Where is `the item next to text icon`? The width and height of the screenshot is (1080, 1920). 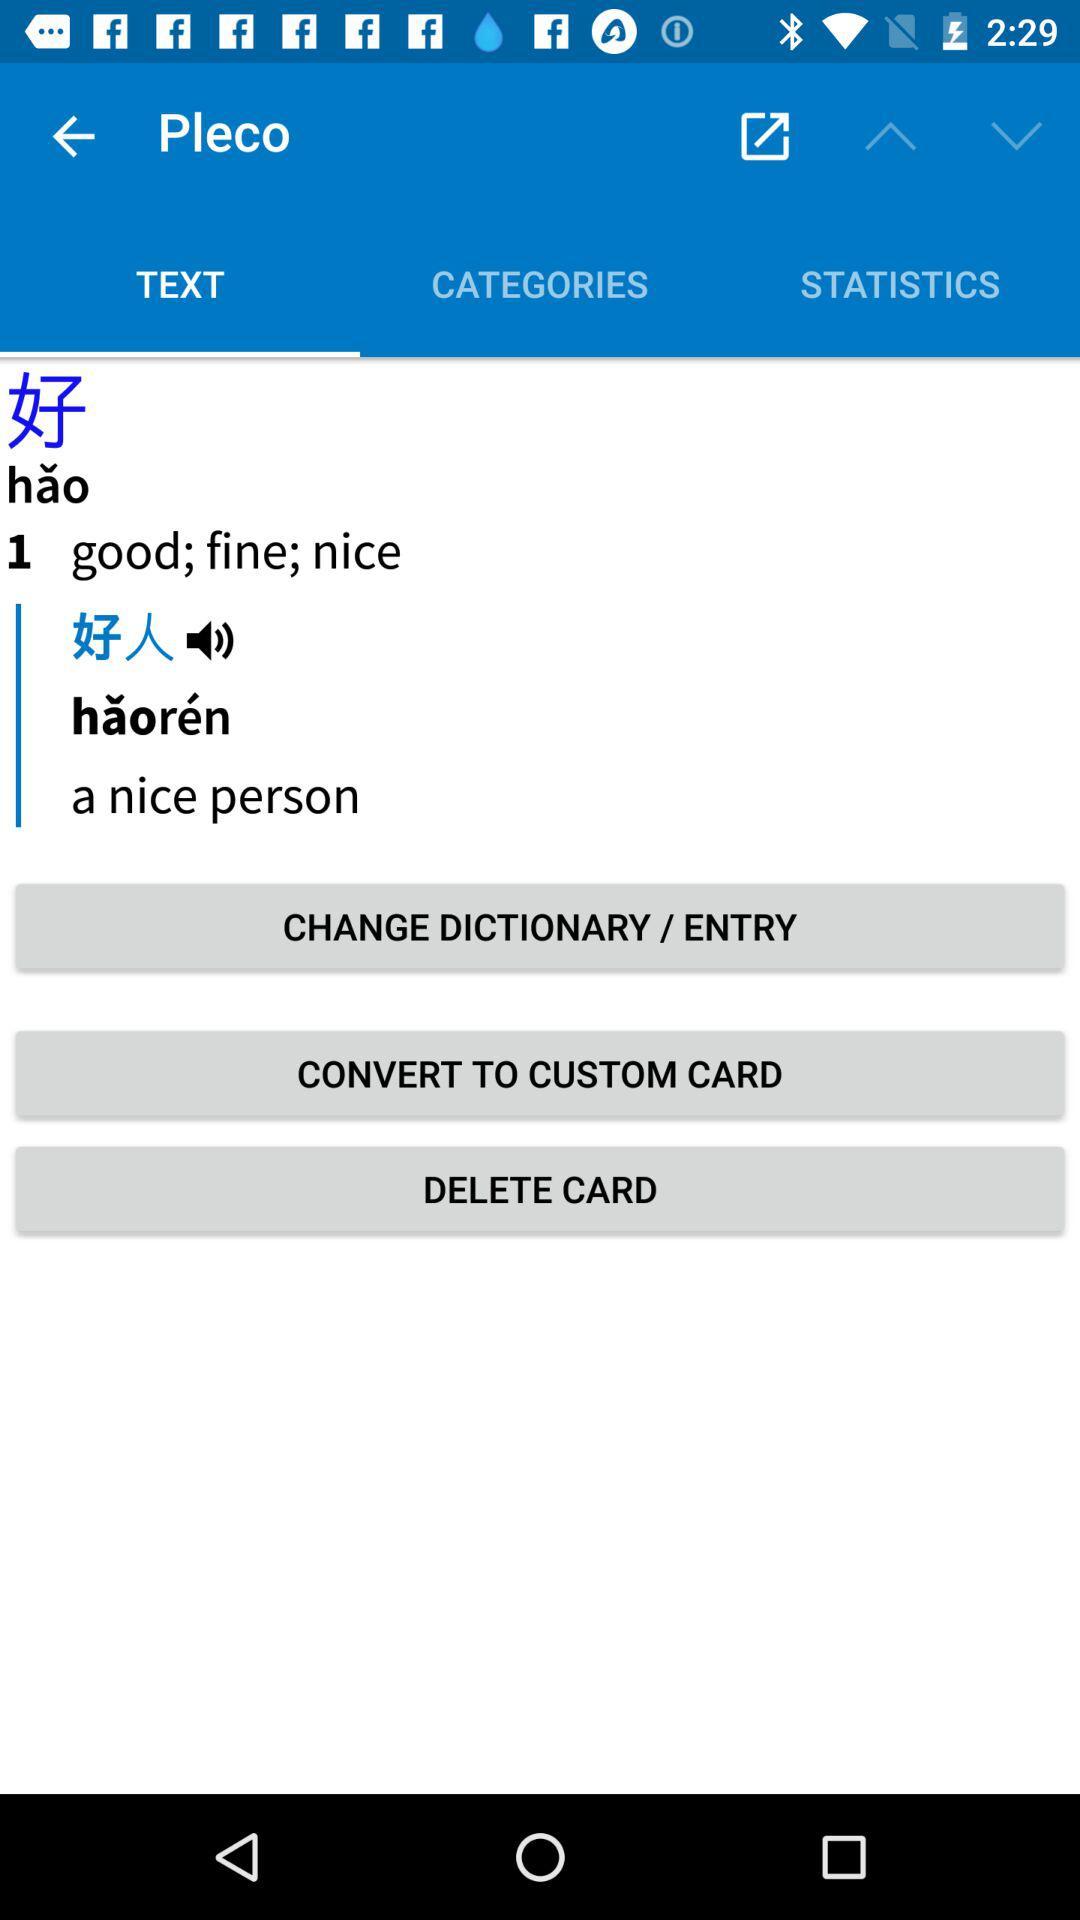 the item next to text icon is located at coordinates (764, 135).